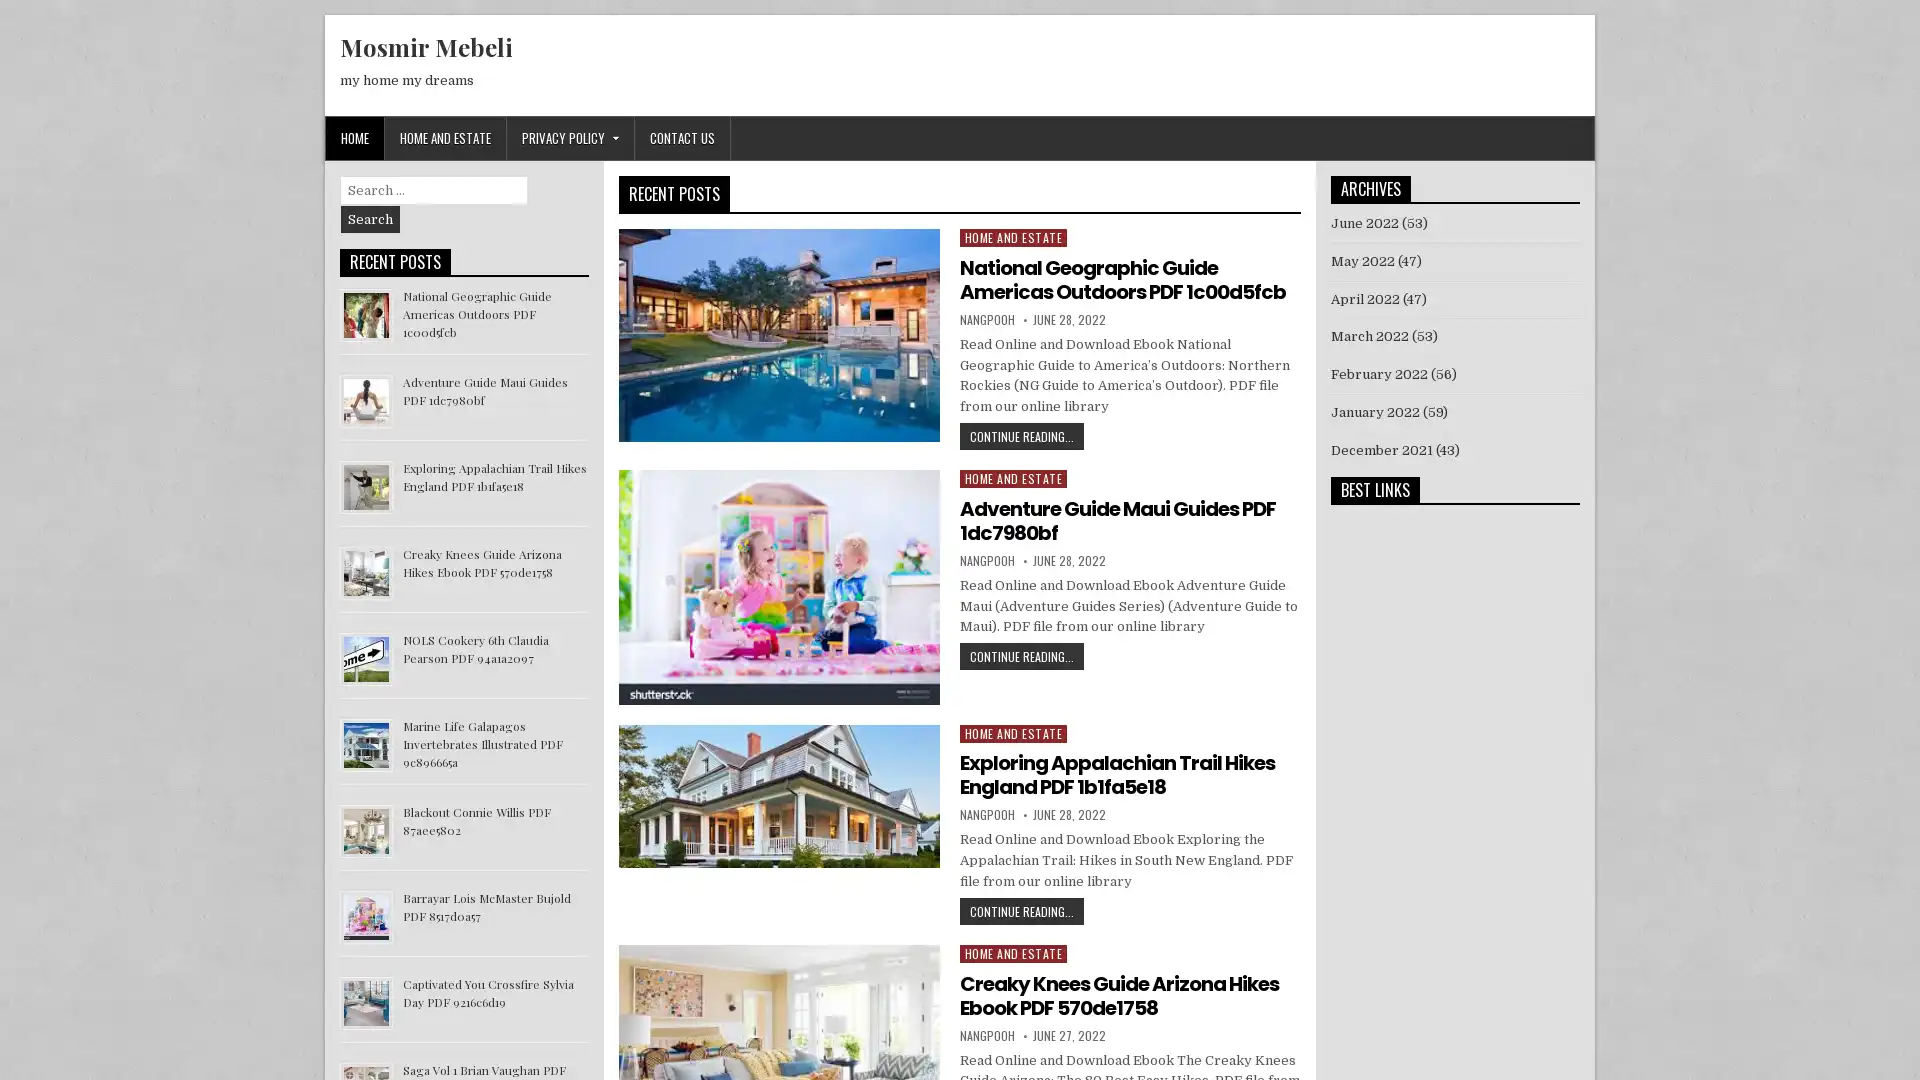 The height and width of the screenshot is (1080, 1920). What do you see at coordinates (370, 219) in the screenshot?
I see `Search` at bounding box center [370, 219].